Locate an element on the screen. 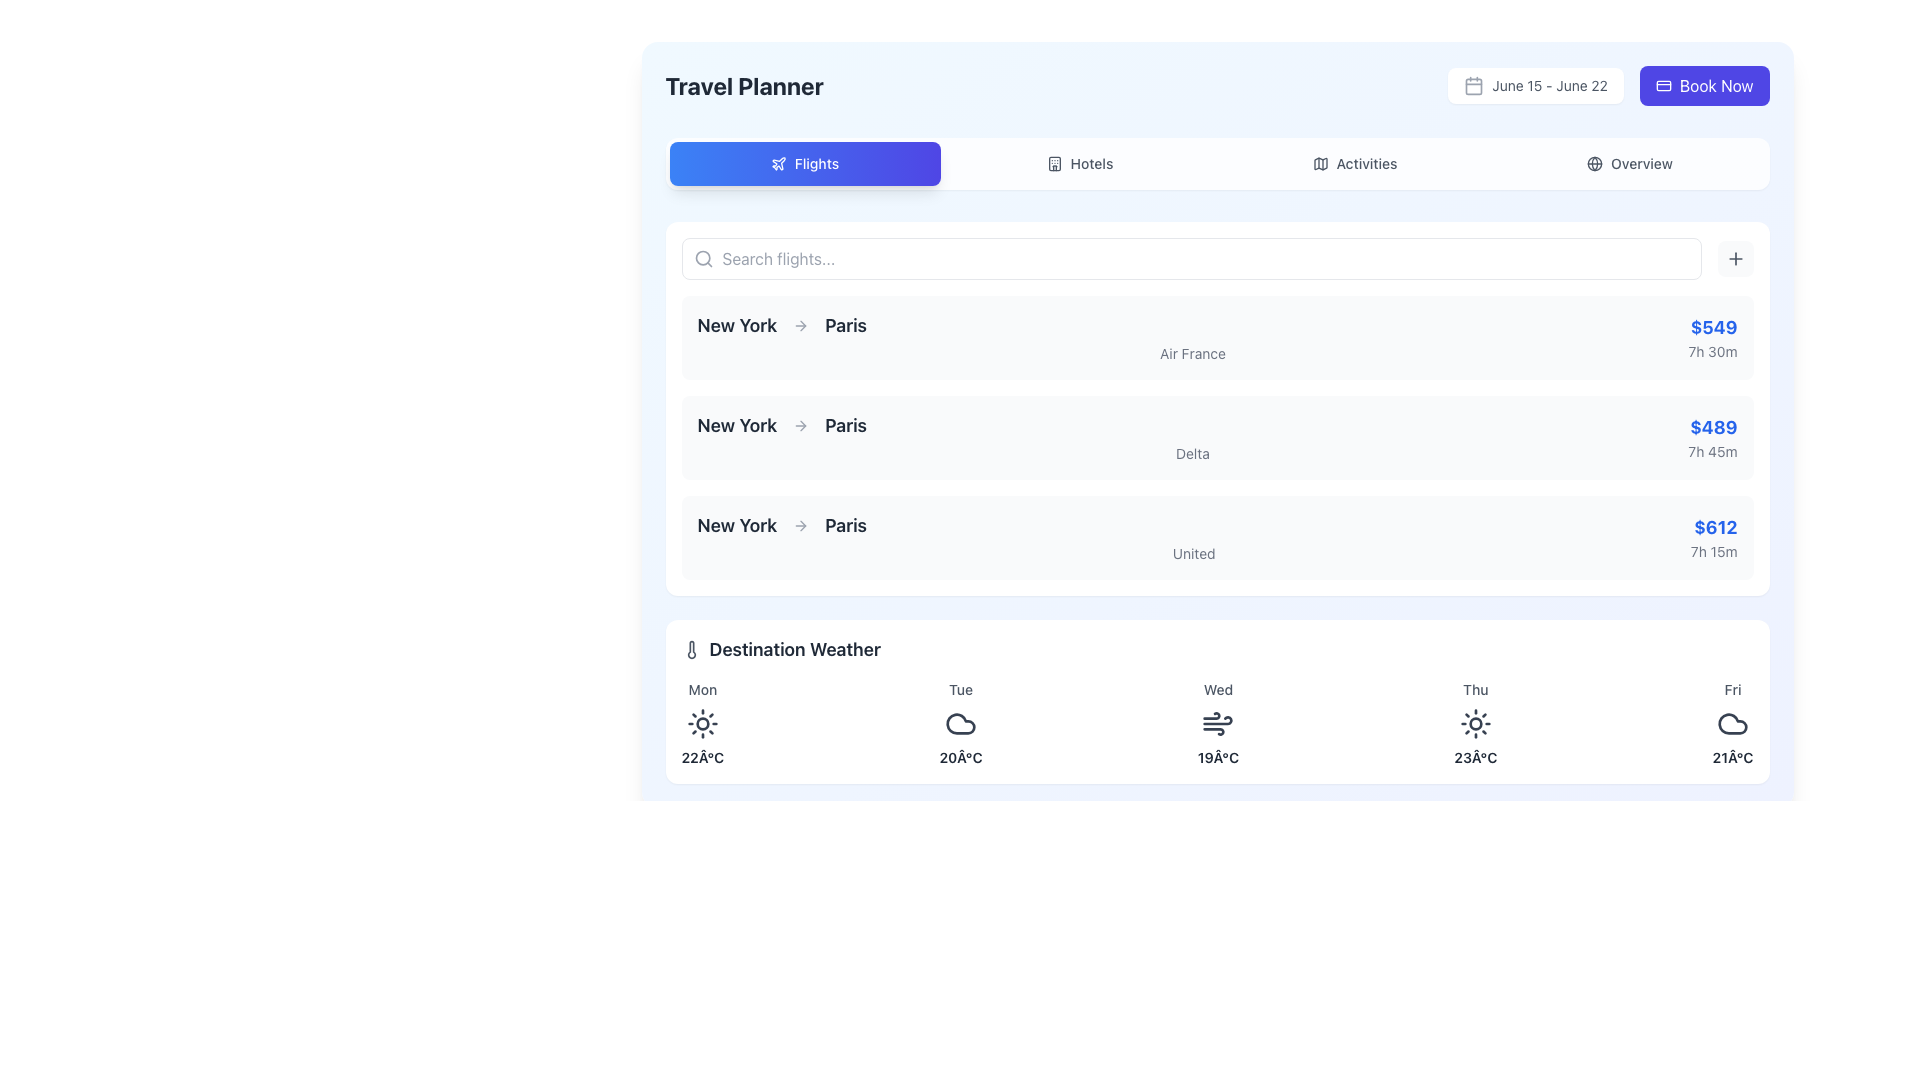  the Text label that specifies the day associated with the weather information for Wednesday, located in the center column of the weekly weather forecast grid beneath the title 'Destination Weather' is located at coordinates (1217, 689).